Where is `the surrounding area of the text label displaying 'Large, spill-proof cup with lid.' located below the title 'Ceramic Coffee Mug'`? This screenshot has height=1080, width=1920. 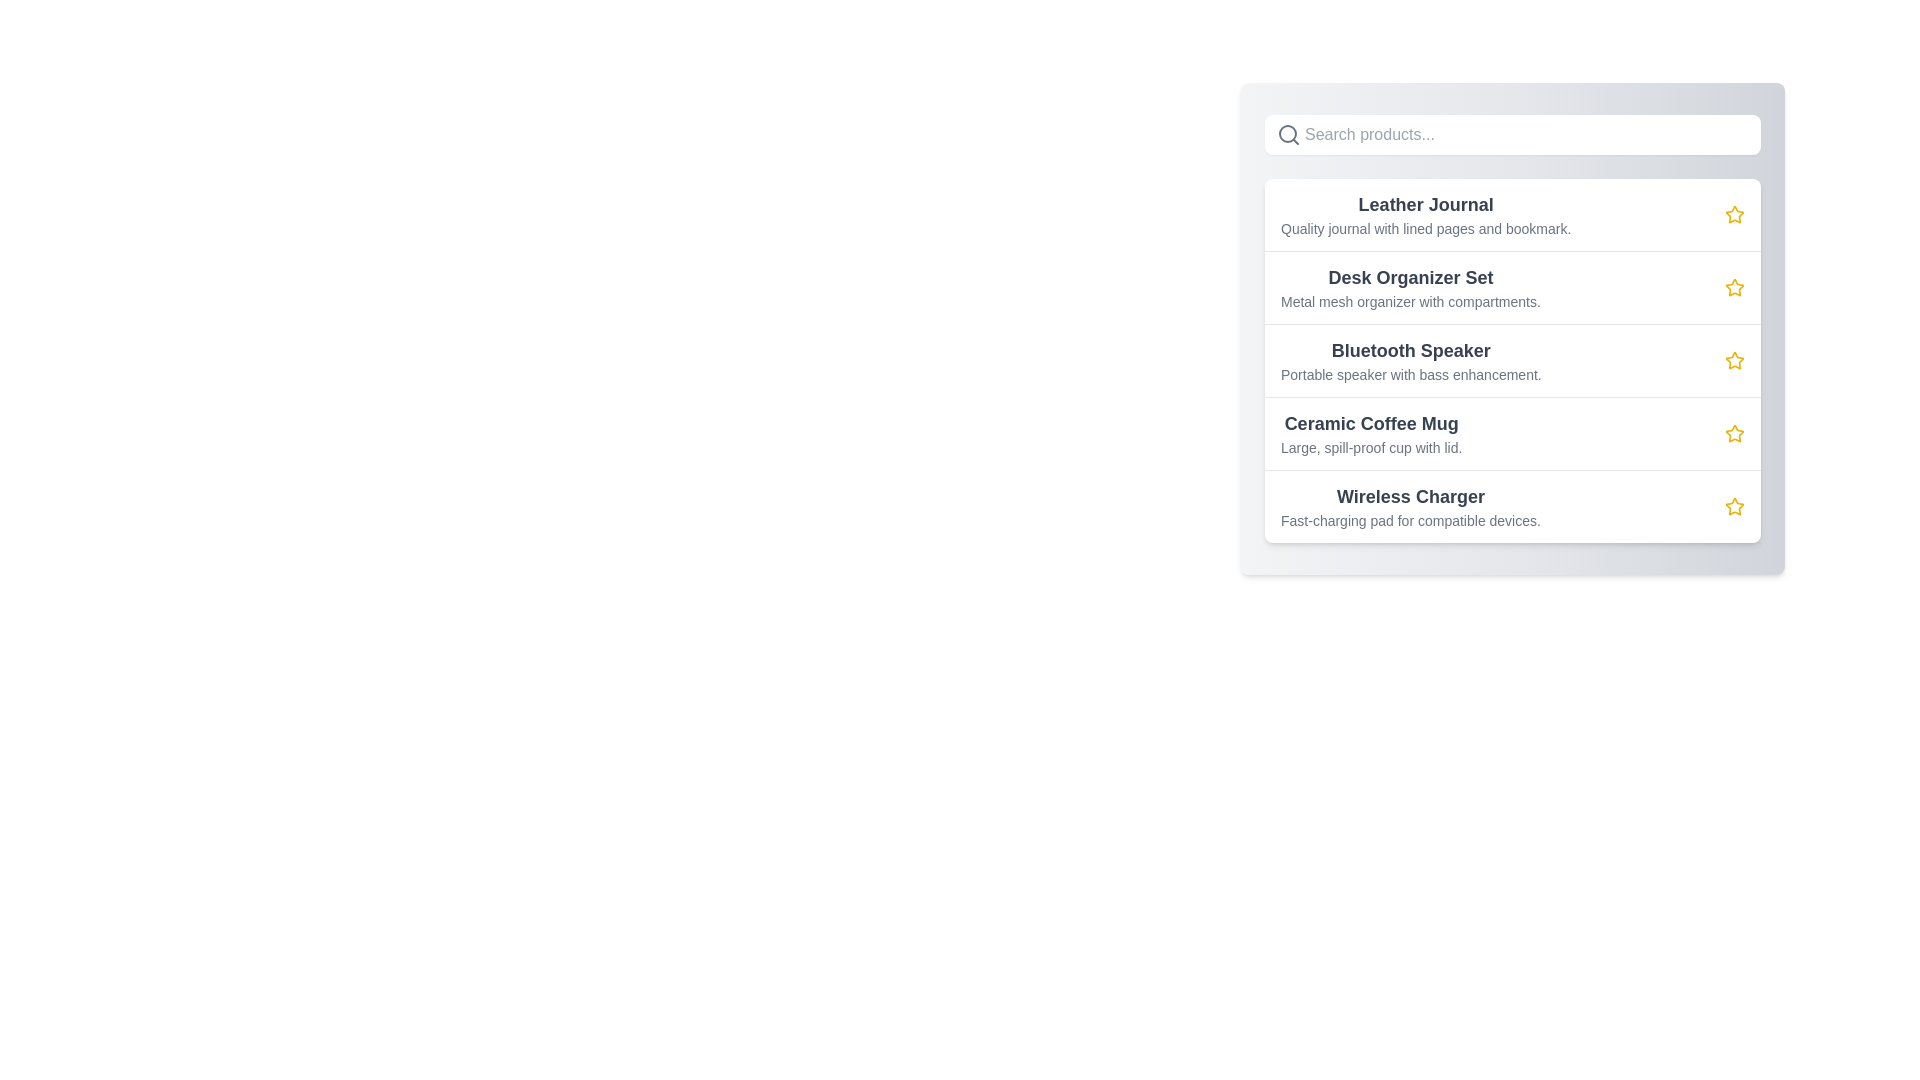 the surrounding area of the text label displaying 'Large, spill-proof cup with lid.' located below the title 'Ceramic Coffee Mug' is located at coordinates (1370, 446).